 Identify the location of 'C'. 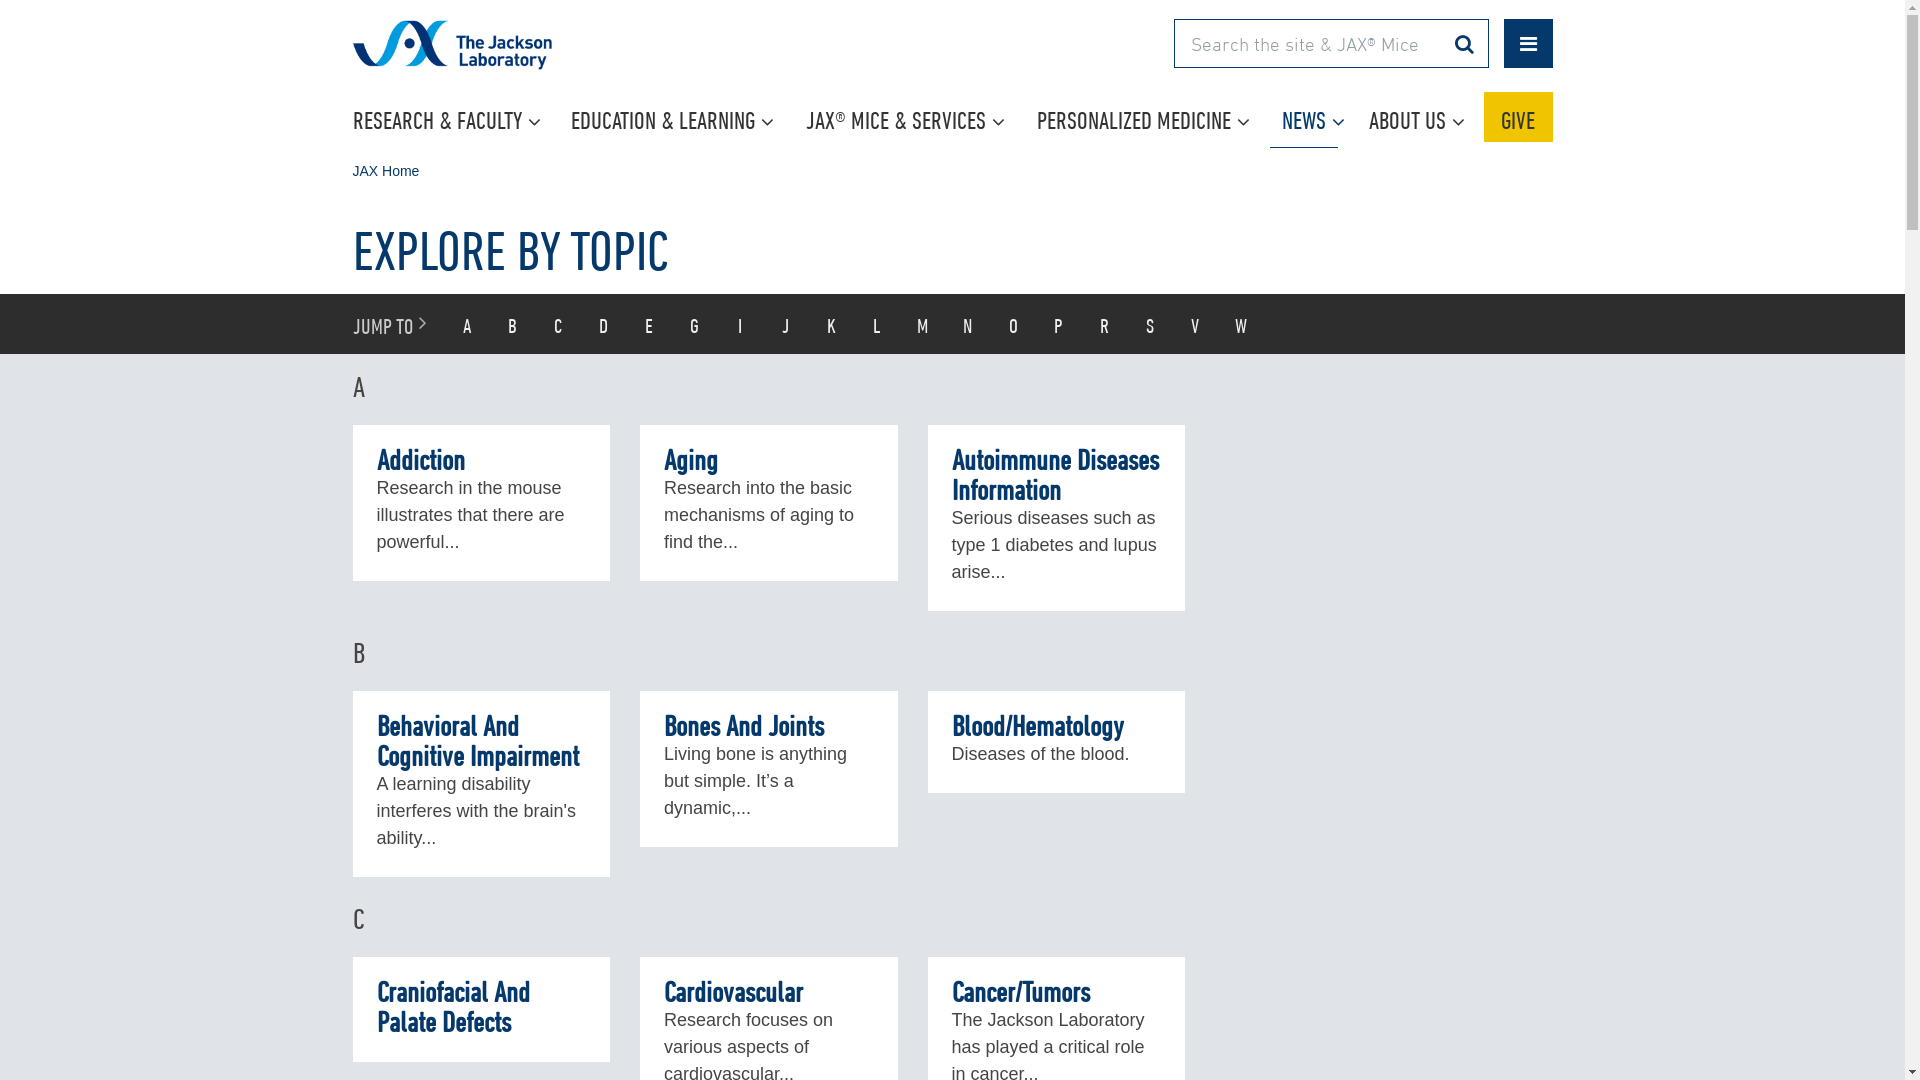
(558, 323).